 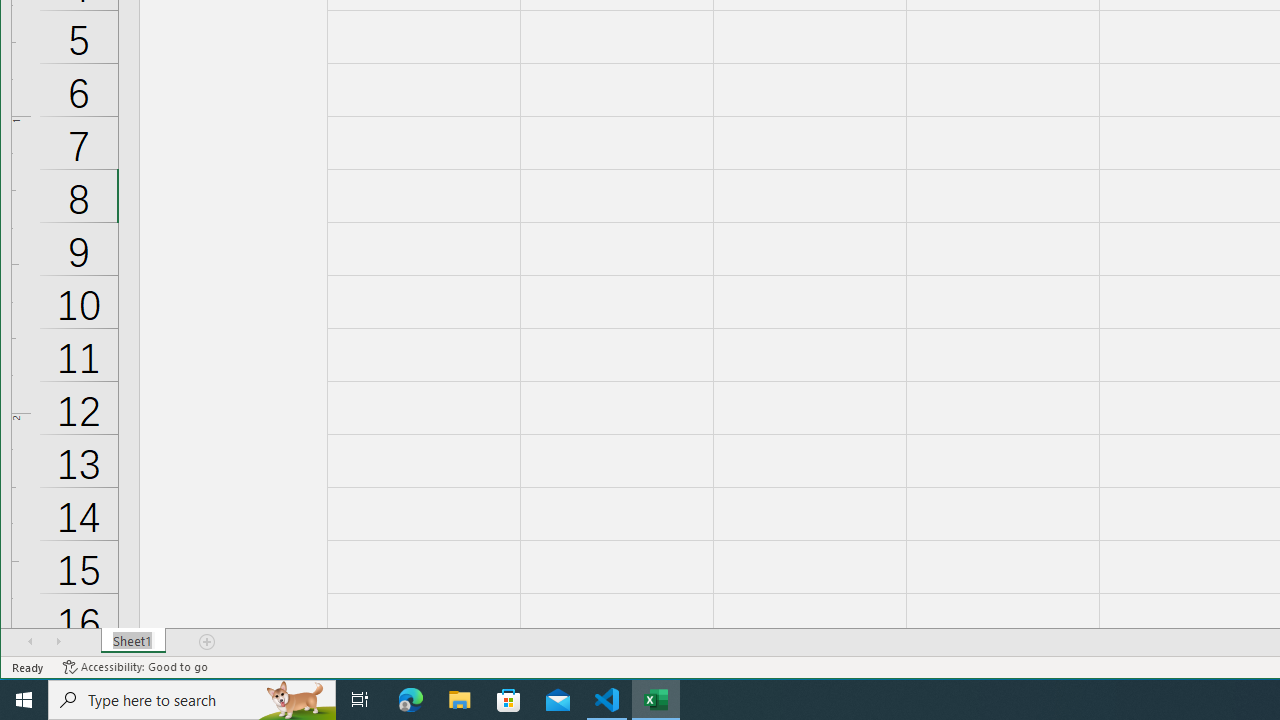 What do you see at coordinates (359, 698) in the screenshot?
I see `'Task View'` at bounding box center [359, 698].